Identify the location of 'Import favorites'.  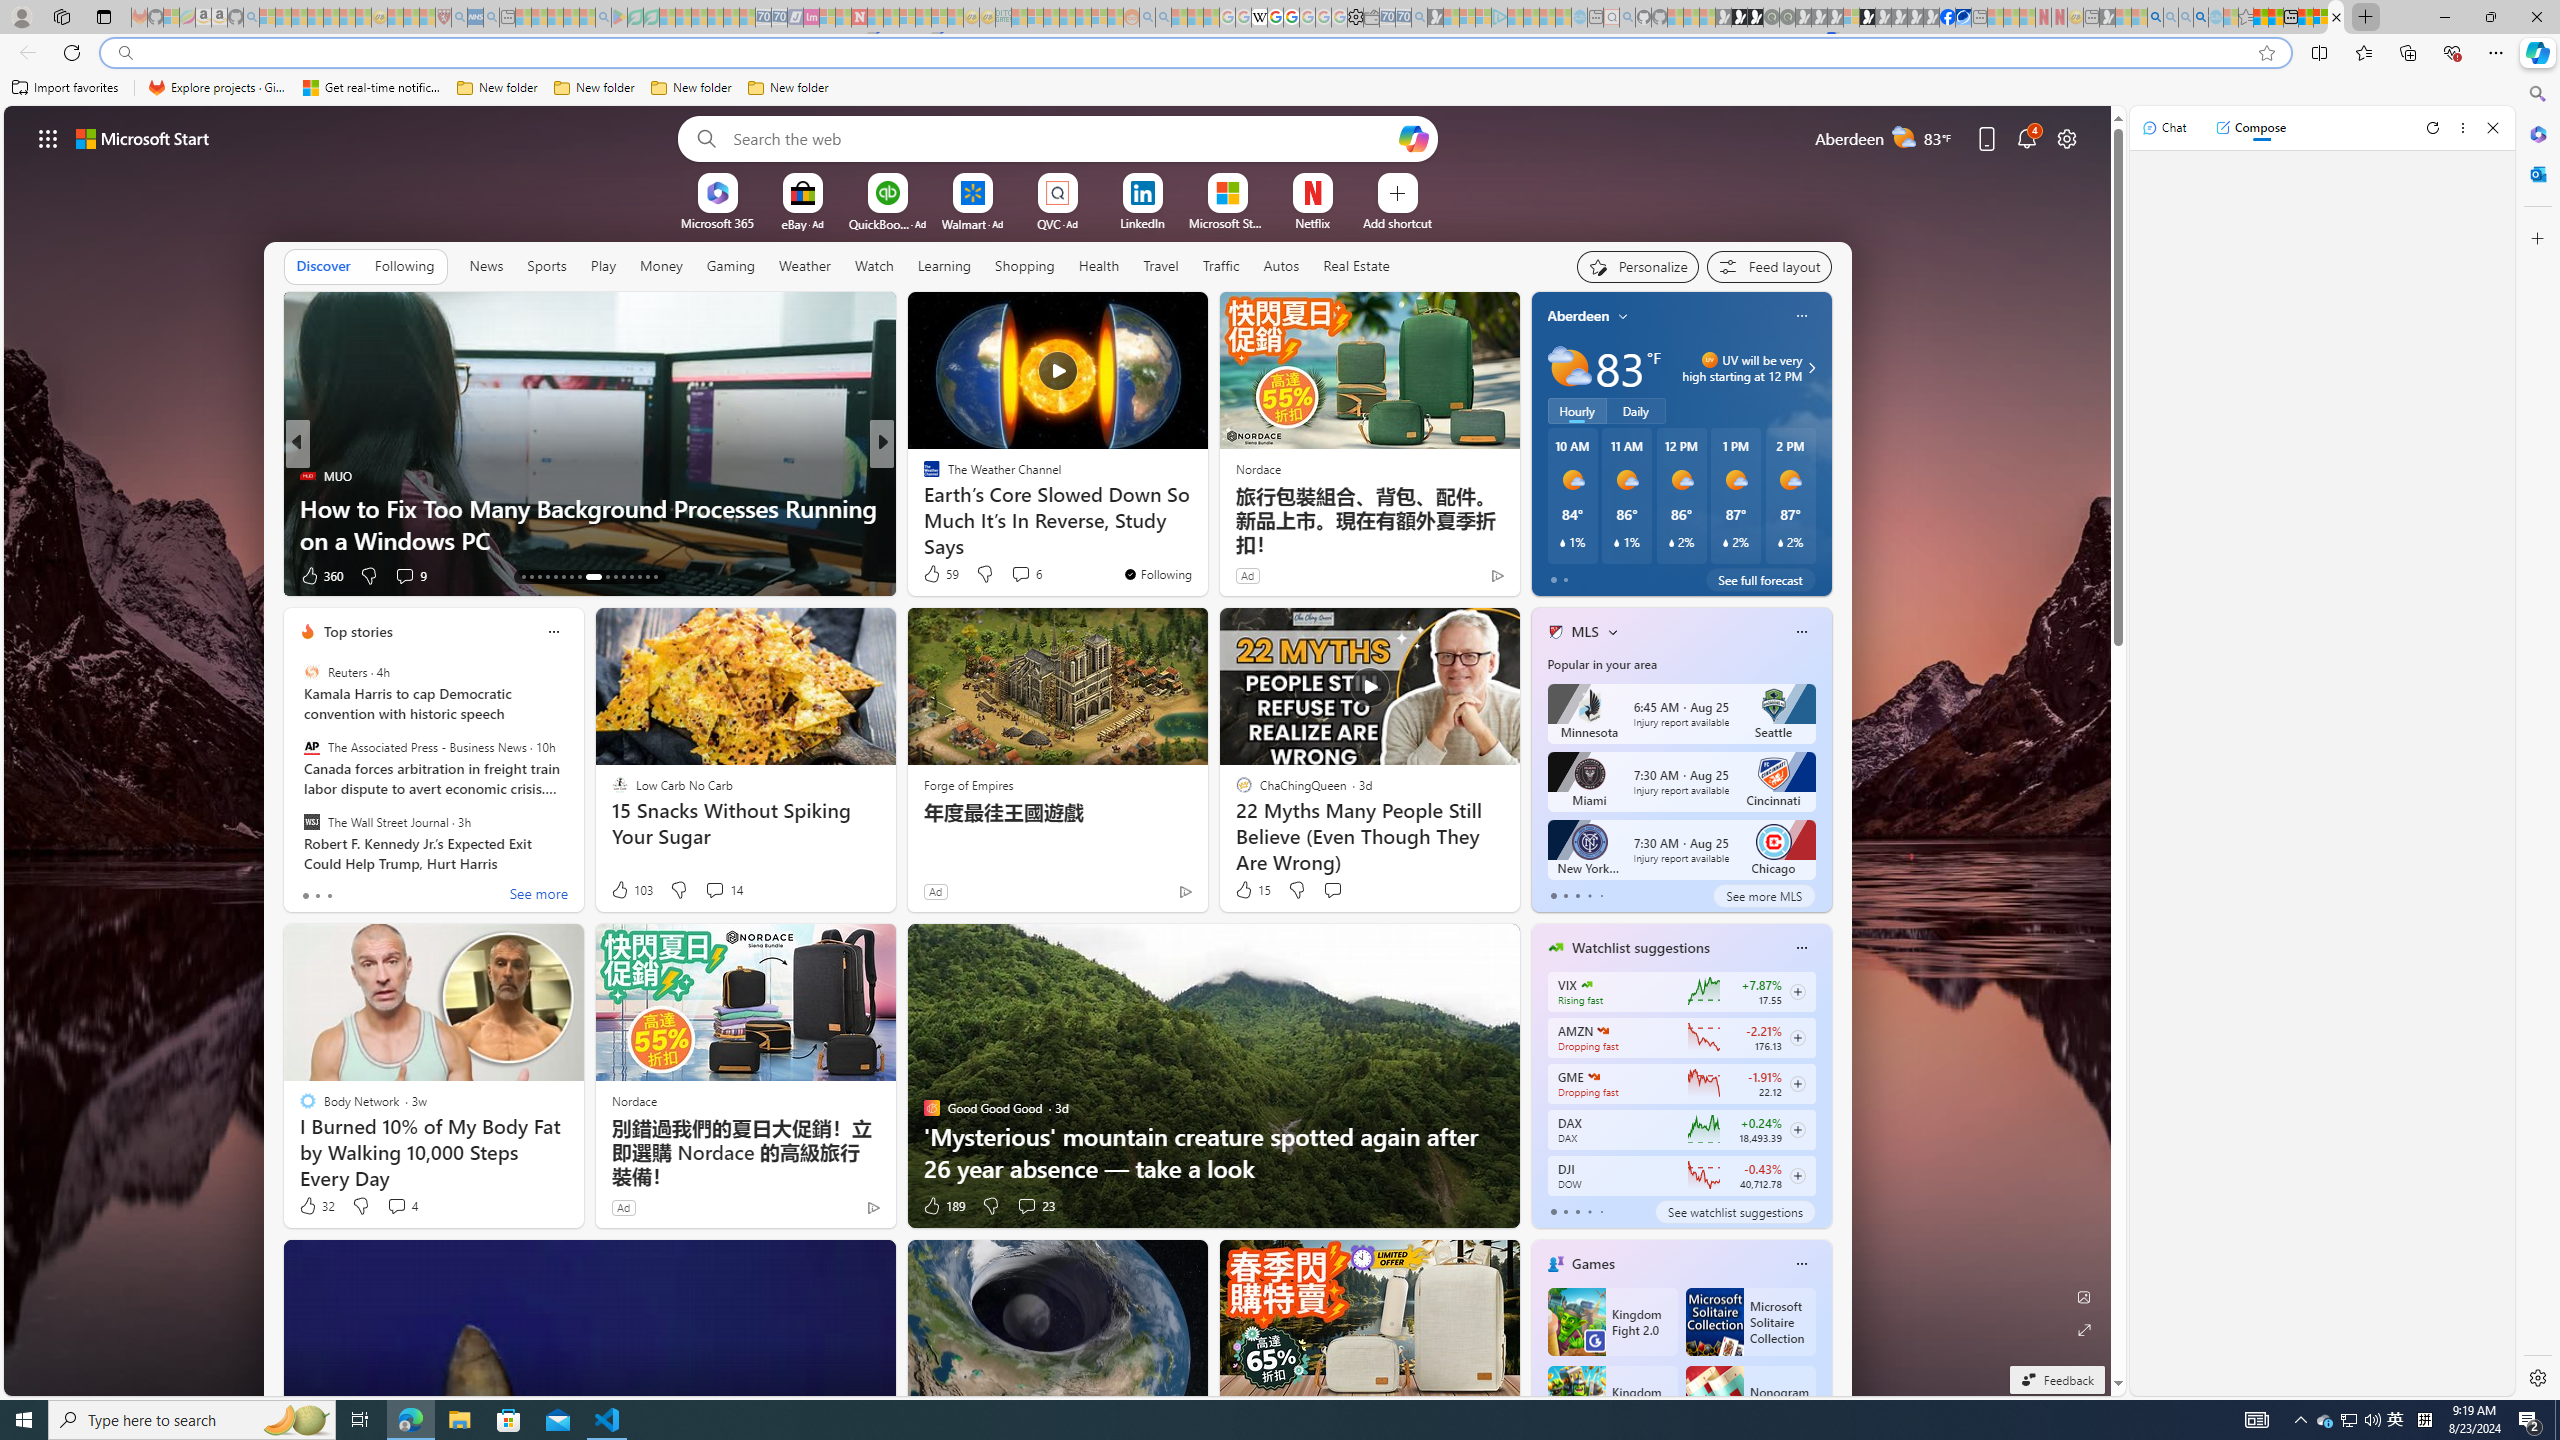
(65, 87).